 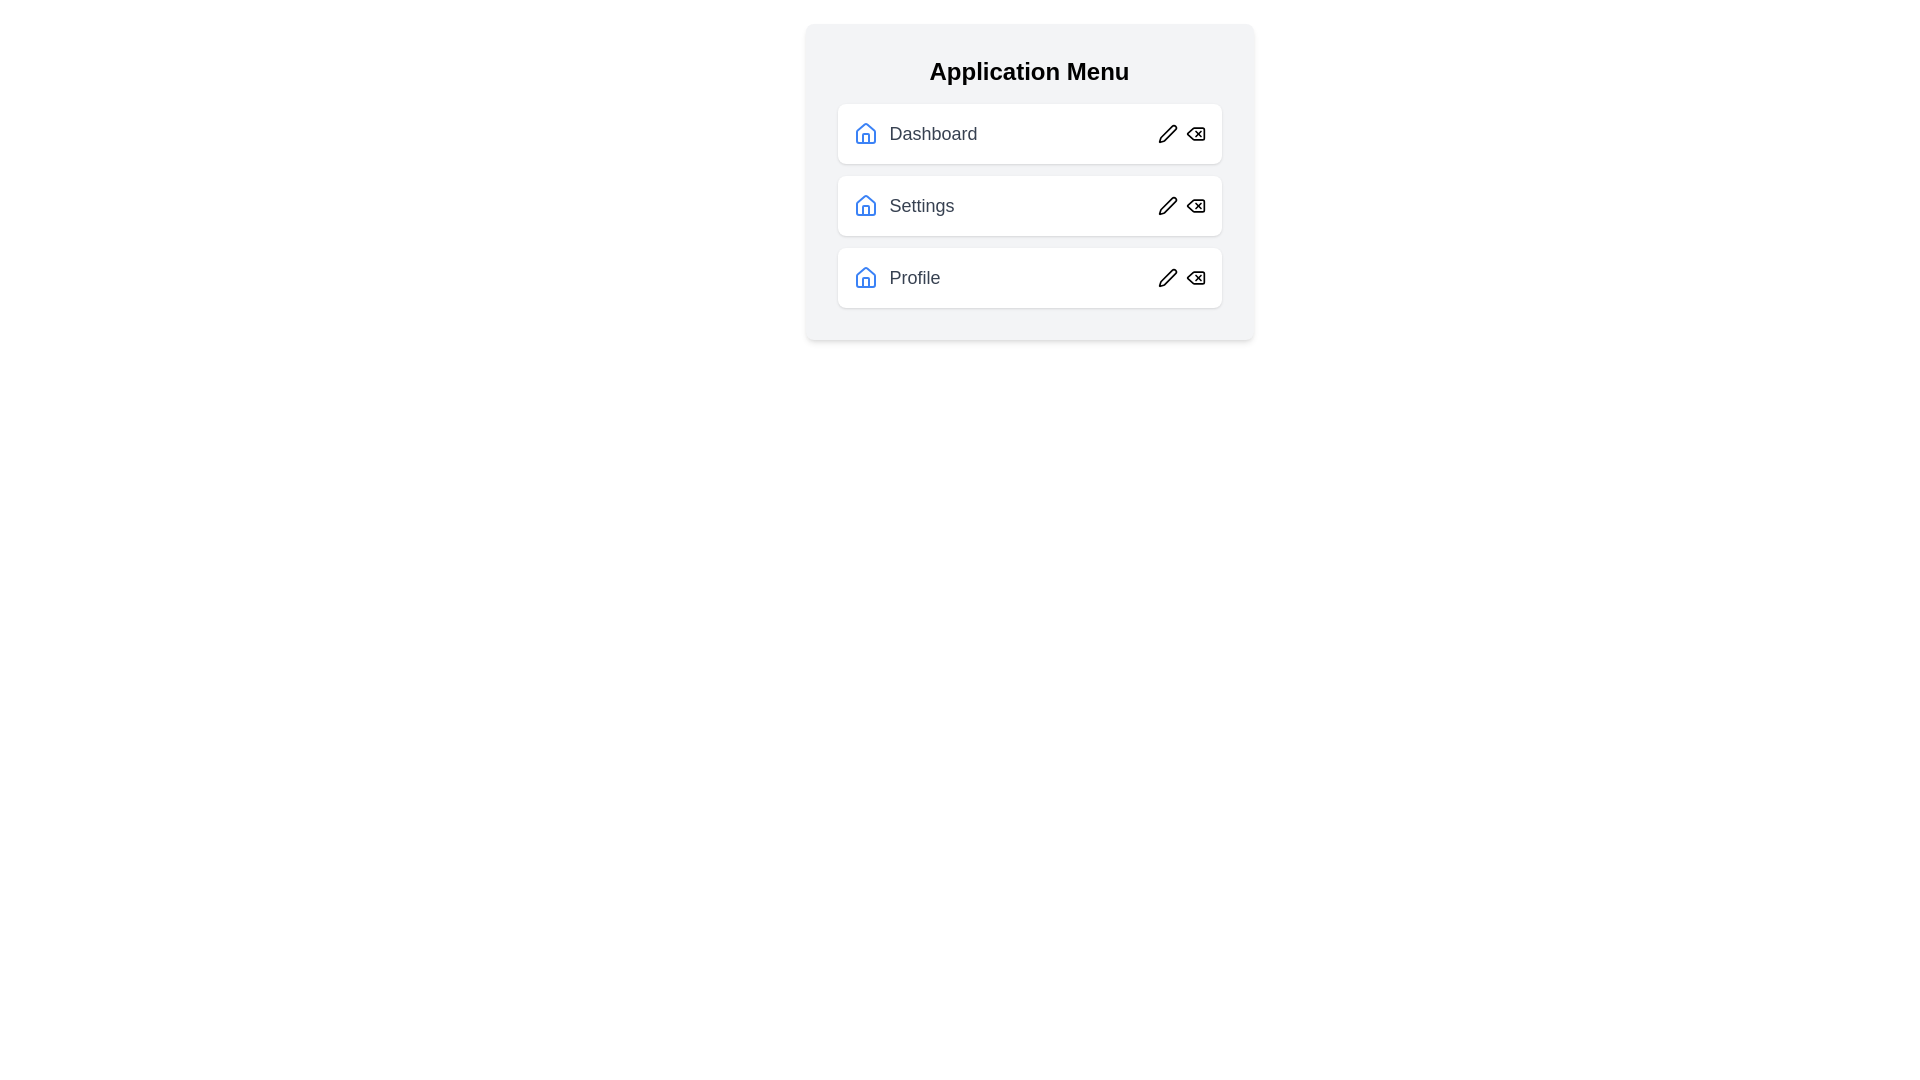 I want to click on the house icon with a blue outline located in the second row of the Application Menu, left of the 'Settings' label, so click(x=865, y=133).